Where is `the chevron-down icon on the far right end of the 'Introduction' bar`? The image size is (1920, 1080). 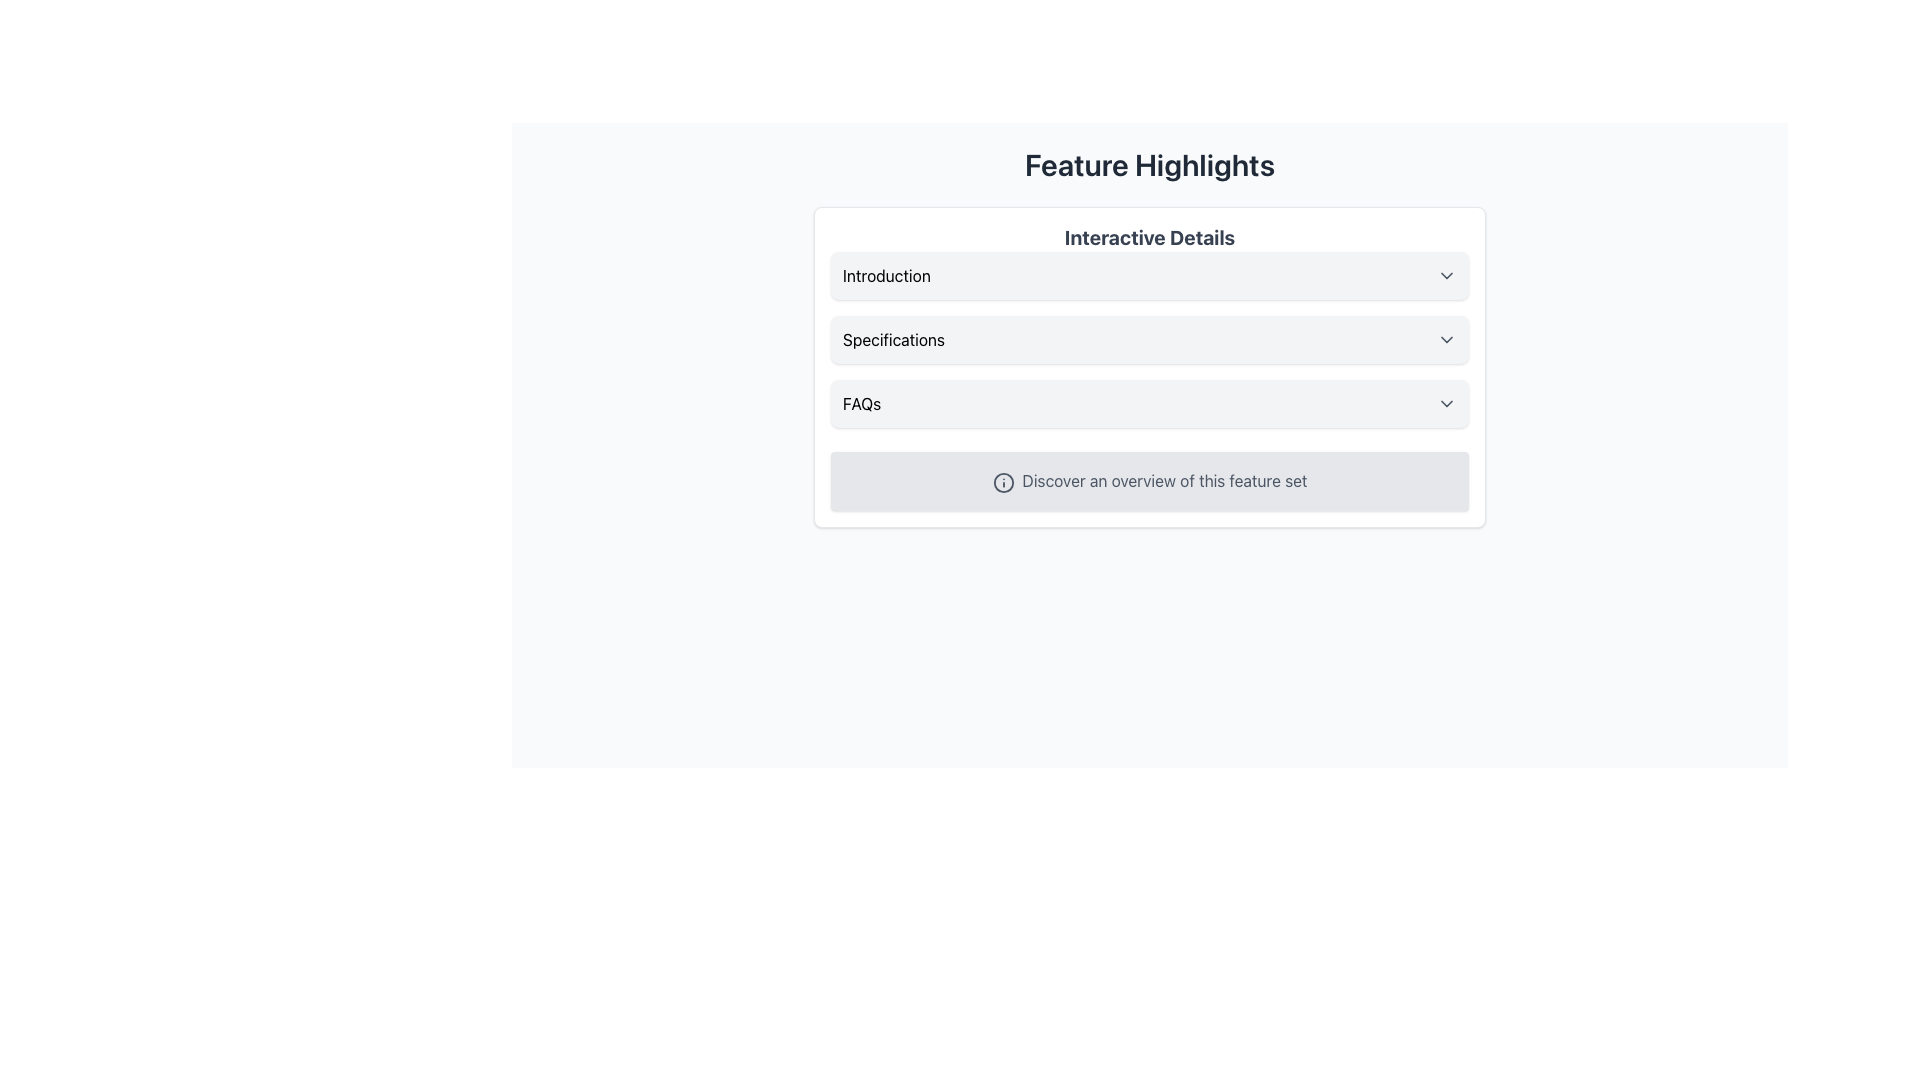 the chevron-down icon on the far right end of the 'Introduction' bar is located at coordinates (1446, 276).